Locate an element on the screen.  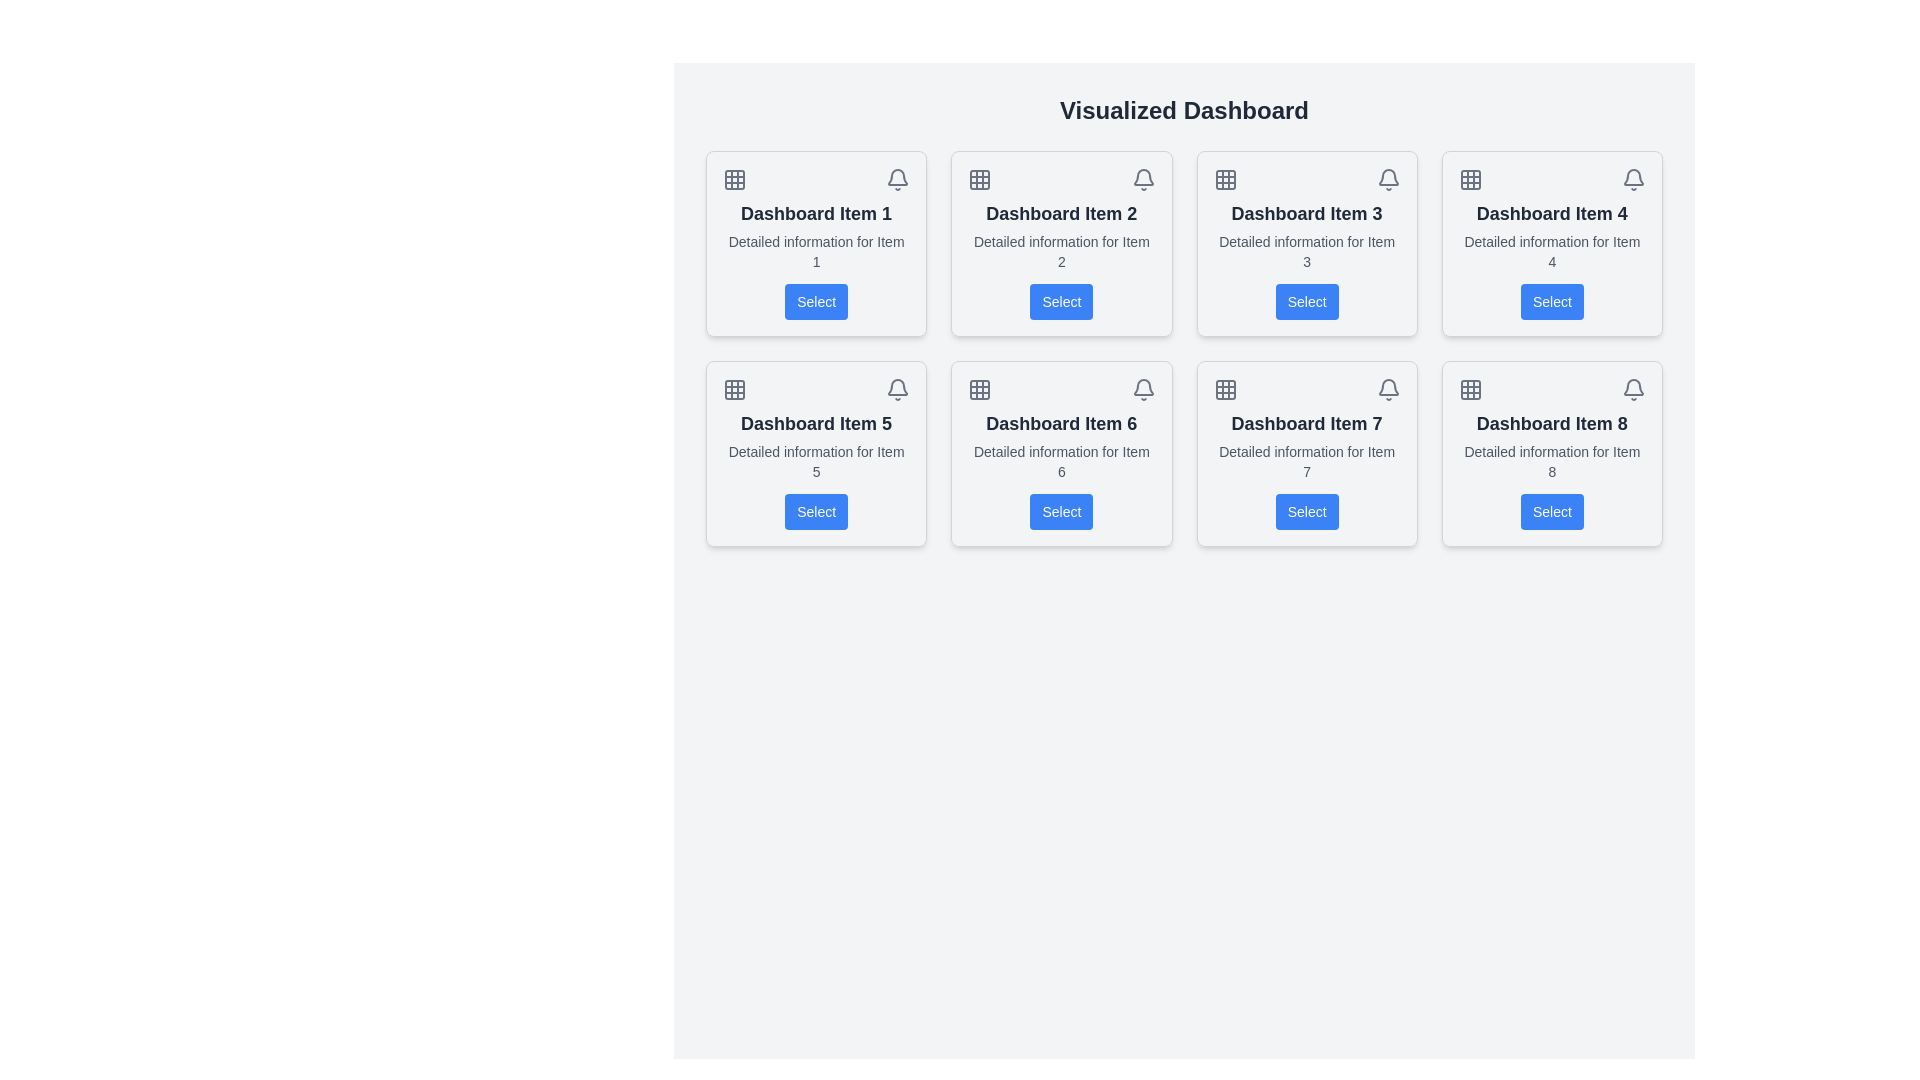
the button that allows users to trigger an action related to 'Dashboard Item 7', located in the second row, third column of the grid layout is located at coordinates (1307, 511).